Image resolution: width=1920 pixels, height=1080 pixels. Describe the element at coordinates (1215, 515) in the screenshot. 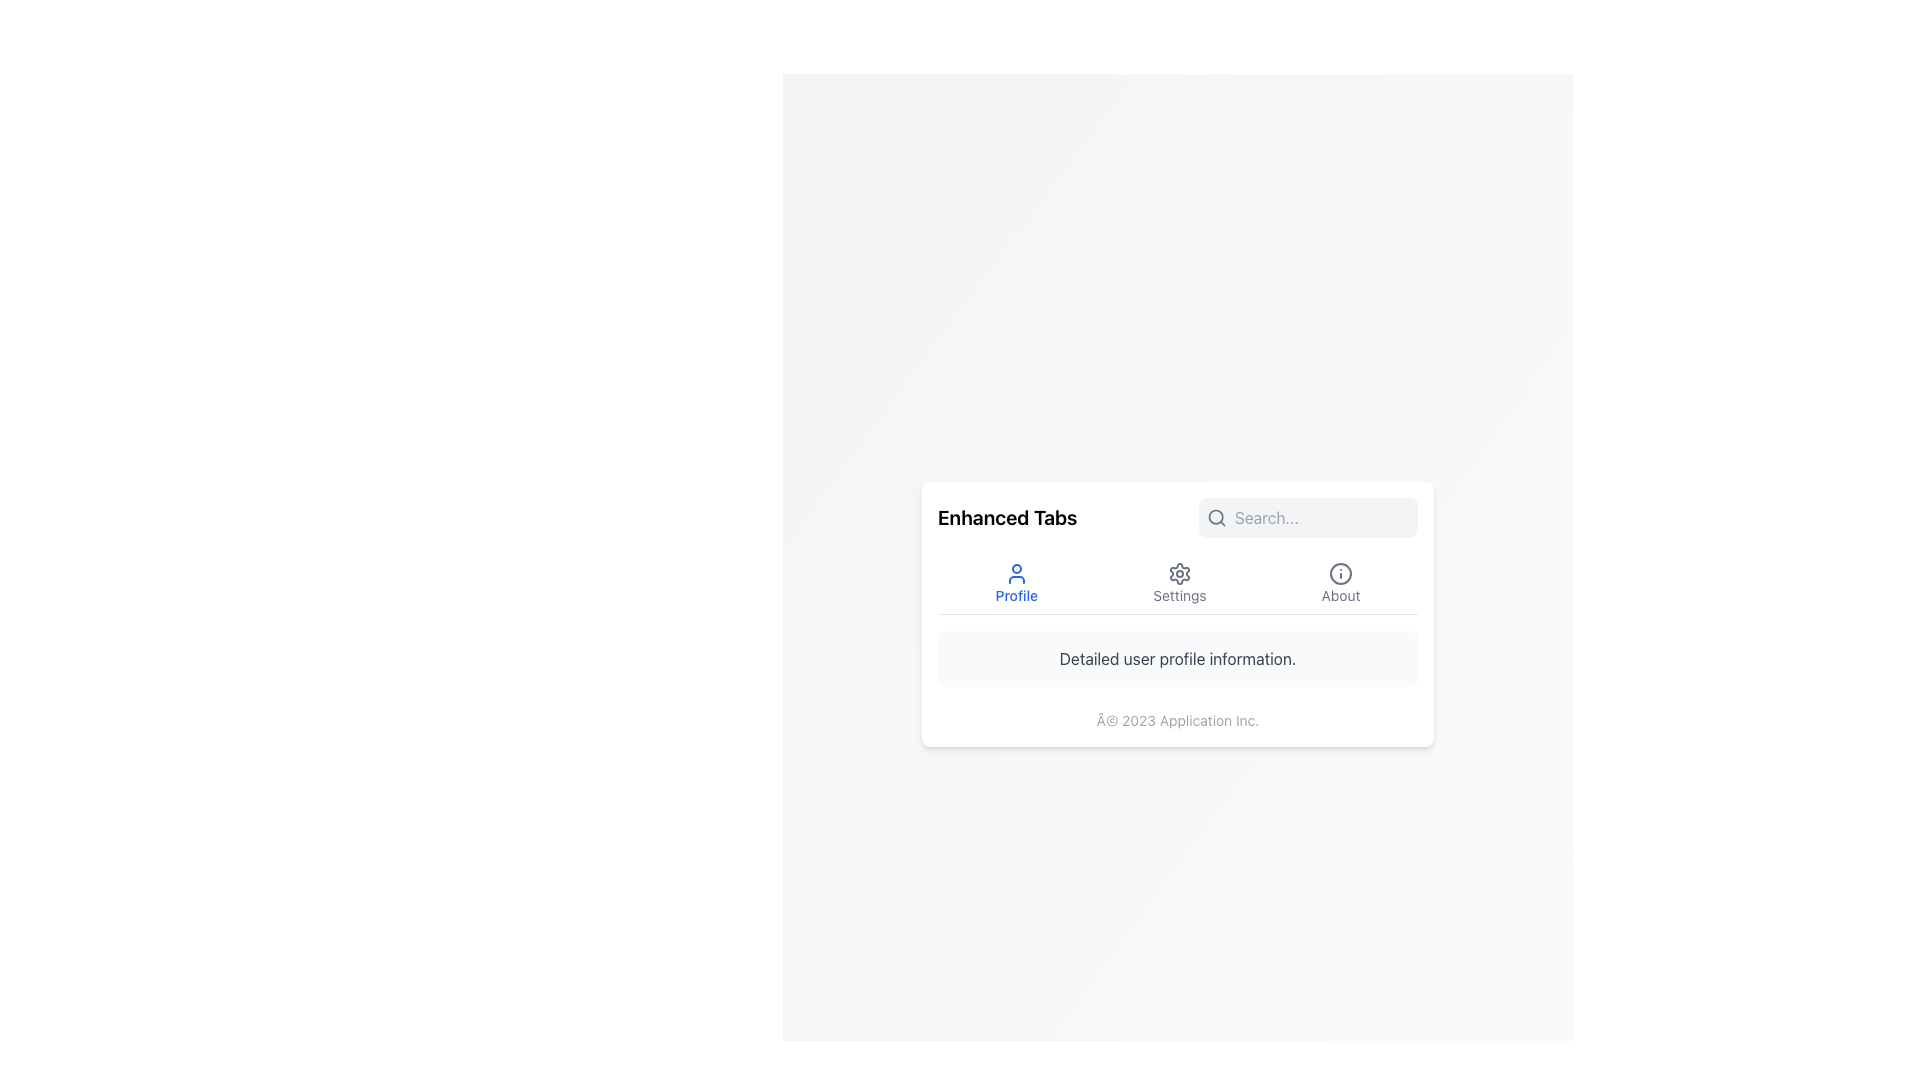

I see `the circular portion of the search icon represented by the SVG circle component located at the top-right corner of the central card displaying 'Enhanced Tabs'` at that location.